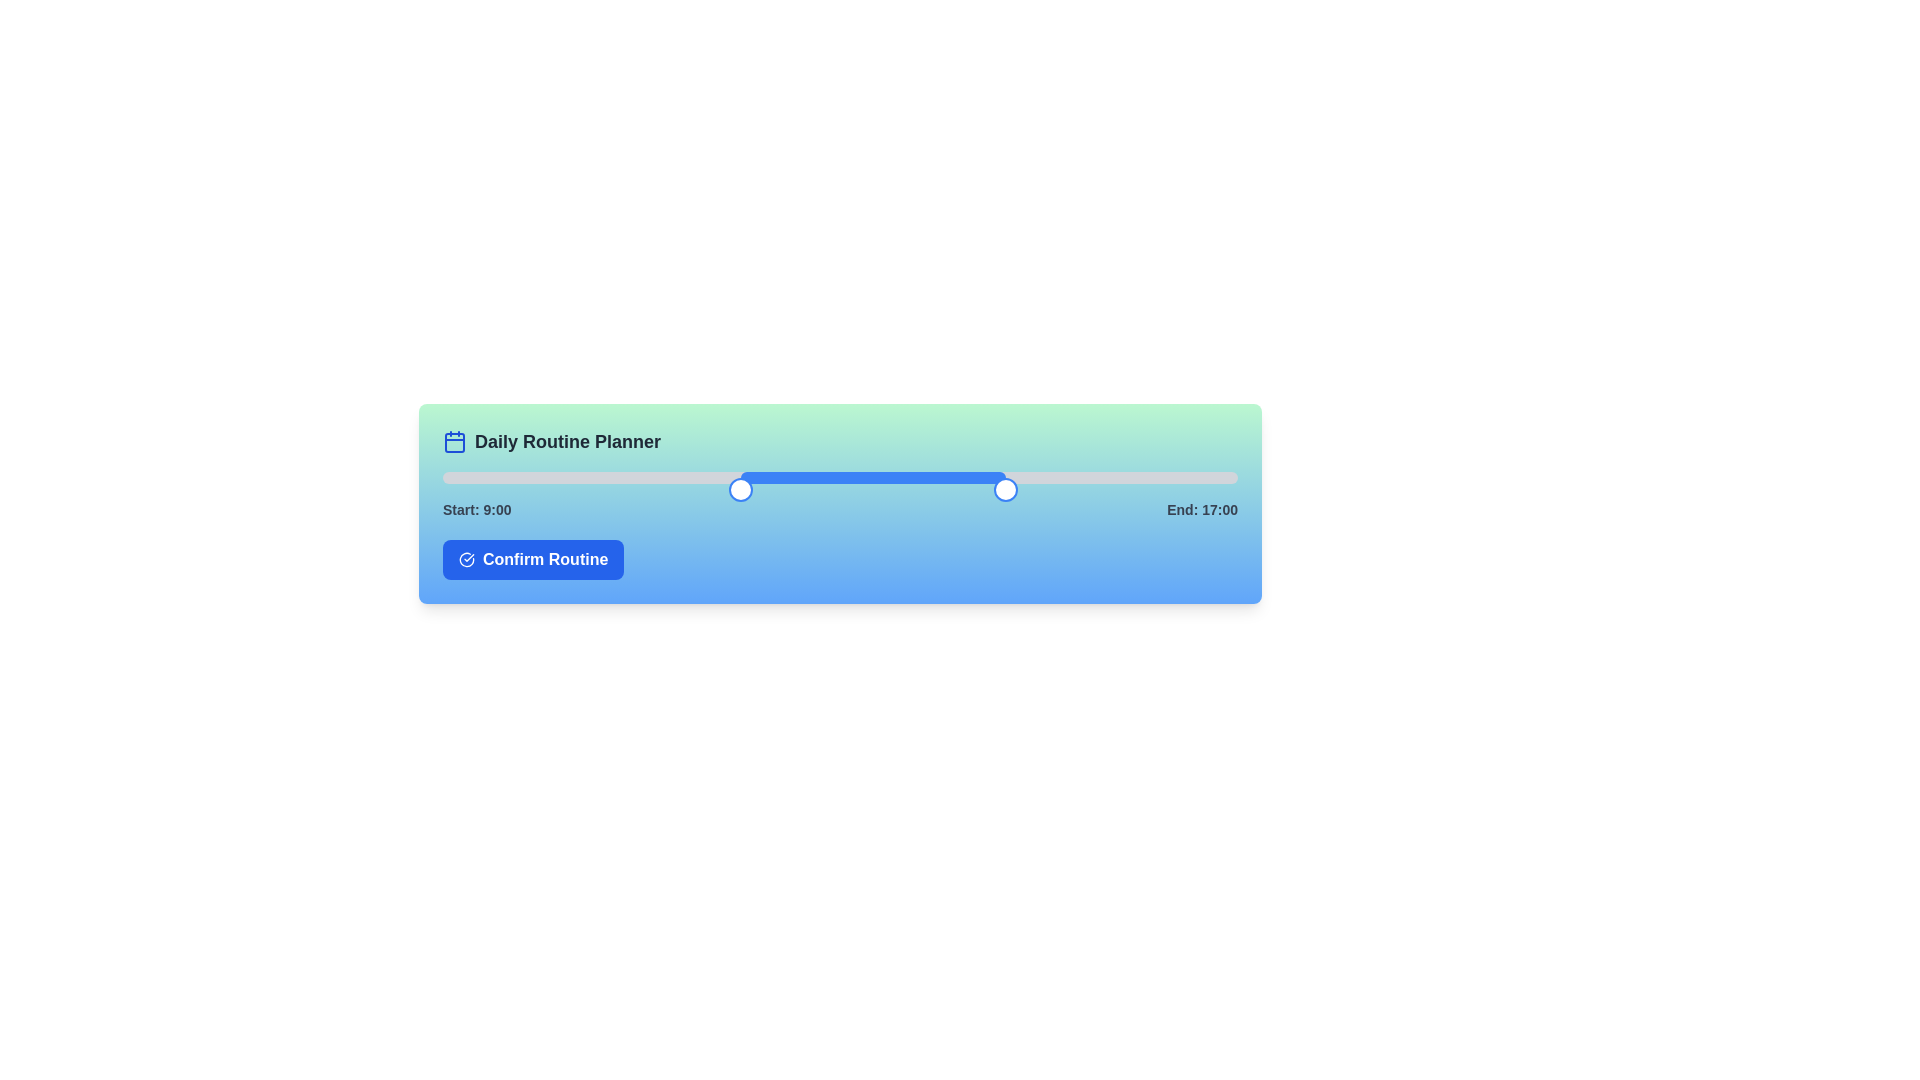 Image resolution: width=1920 pixels, height=1080 pixels. What do you see at coordinates (740, 489) in the screenshot?
I see `the second circular marker on the progress bar, which allows the user to adjust a value or setting in the Daily Routine Planner` at bounding box center [740, 489].